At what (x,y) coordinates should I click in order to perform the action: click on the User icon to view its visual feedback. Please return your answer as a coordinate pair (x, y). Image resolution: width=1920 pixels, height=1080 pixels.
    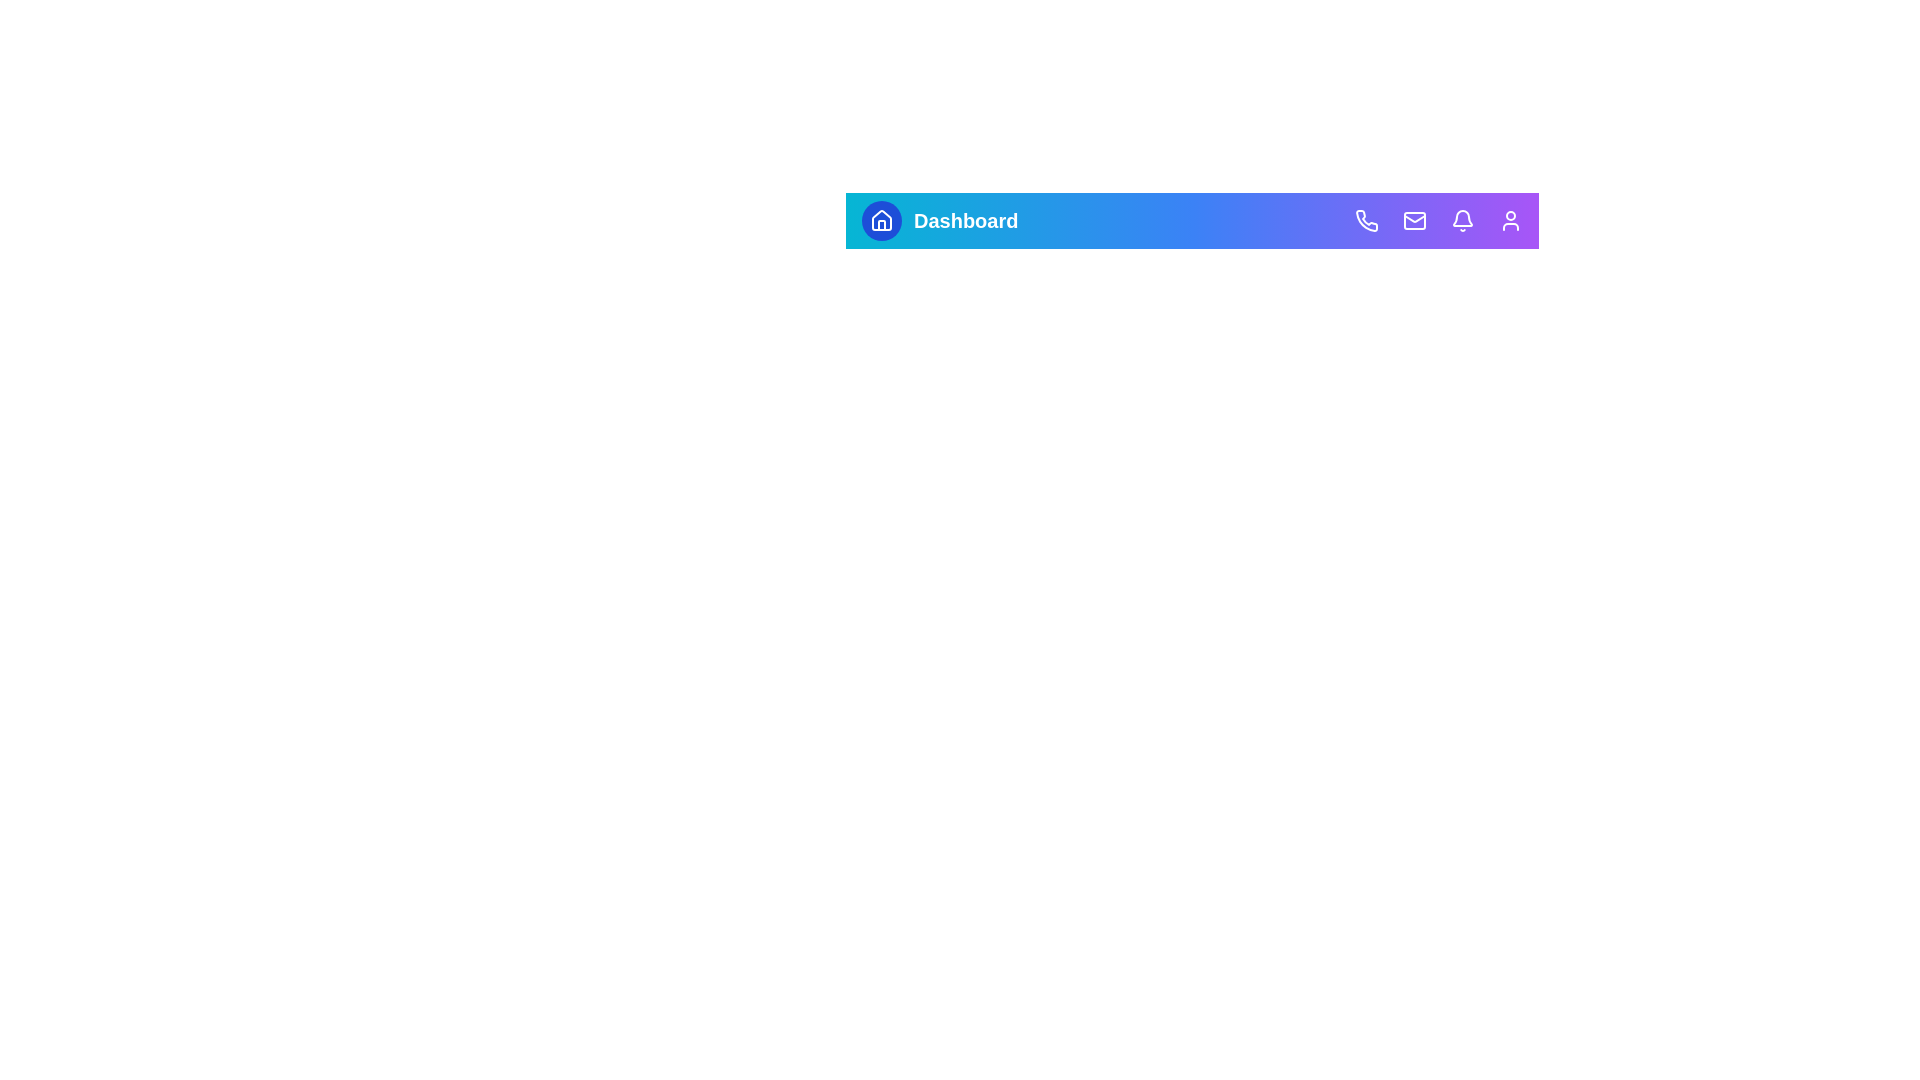
    Looking at the image, I should click on (1511, 220).